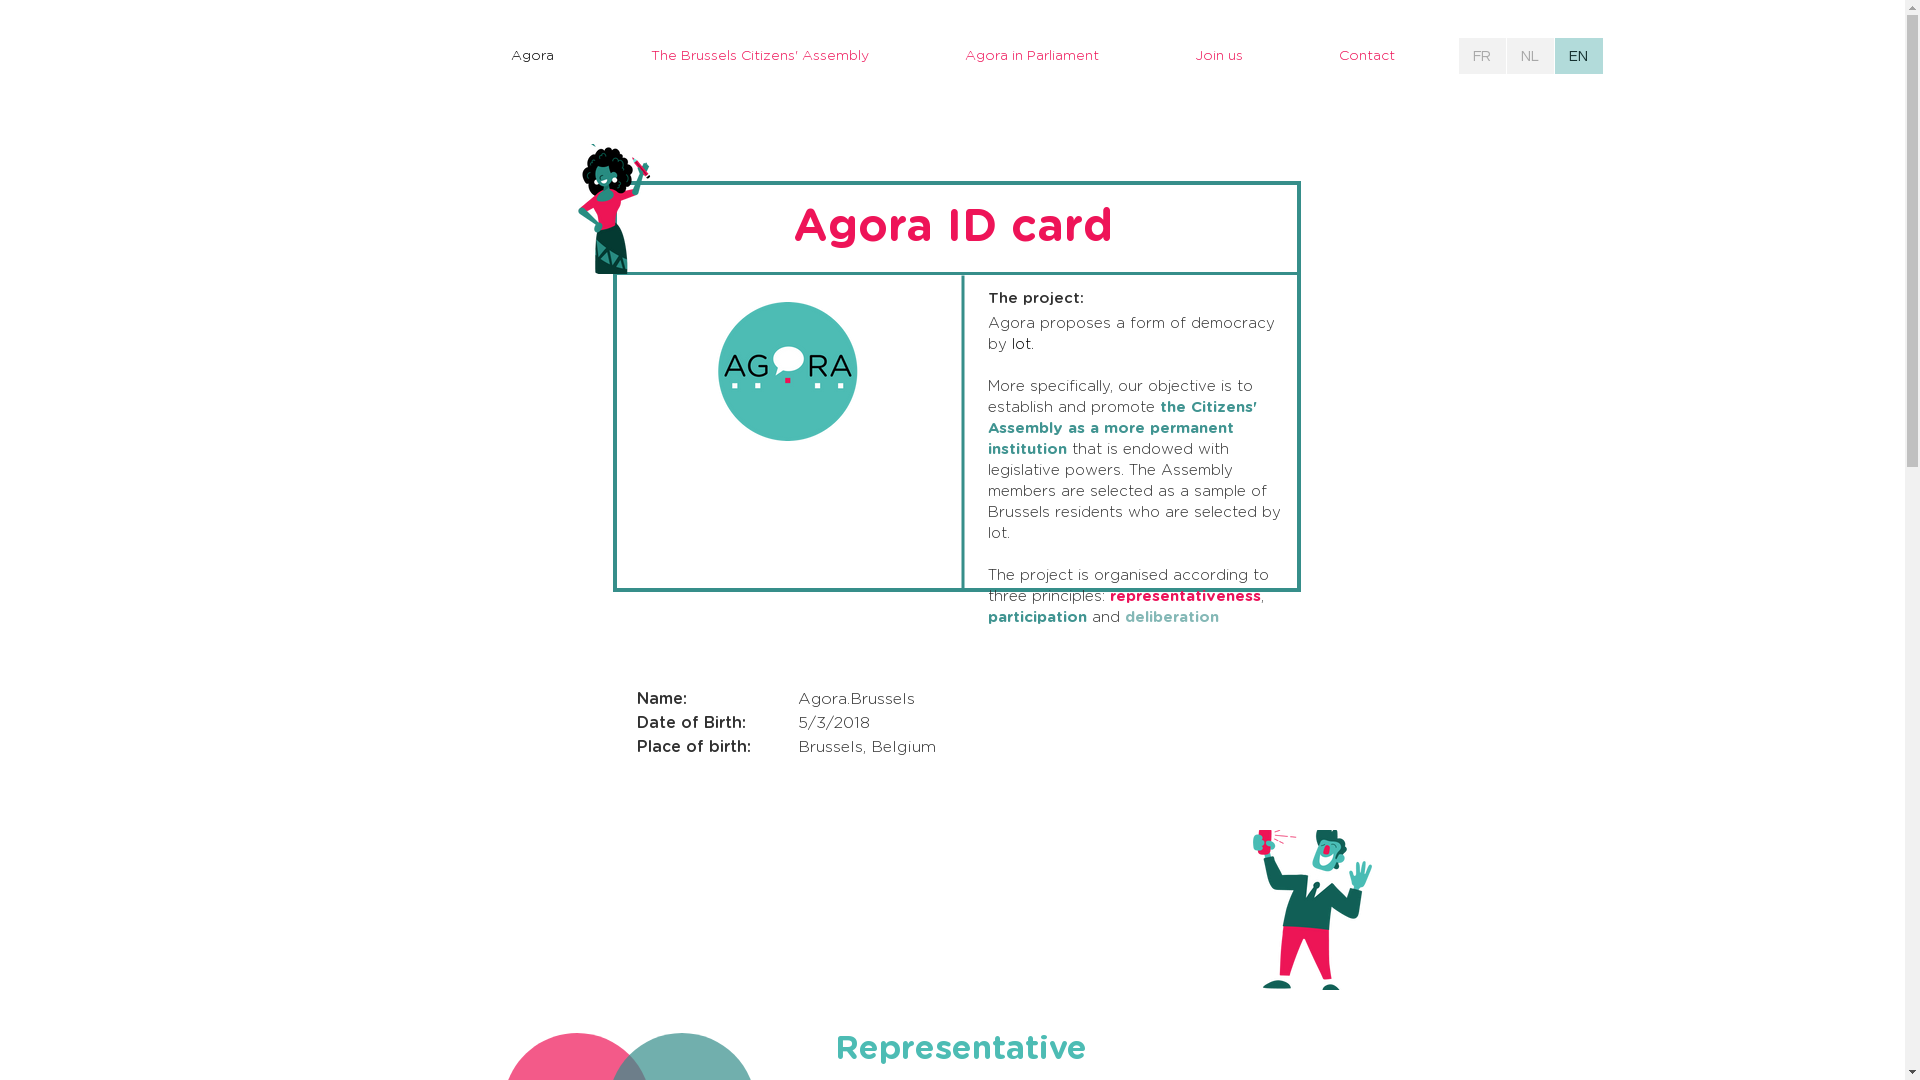 Image resolution: width=1920 pixels, height=1080 pixels. What do you see at coordinates (1365, 55) in the screenshot?
I see `'Contact'` at bounding box center [1365, 55].